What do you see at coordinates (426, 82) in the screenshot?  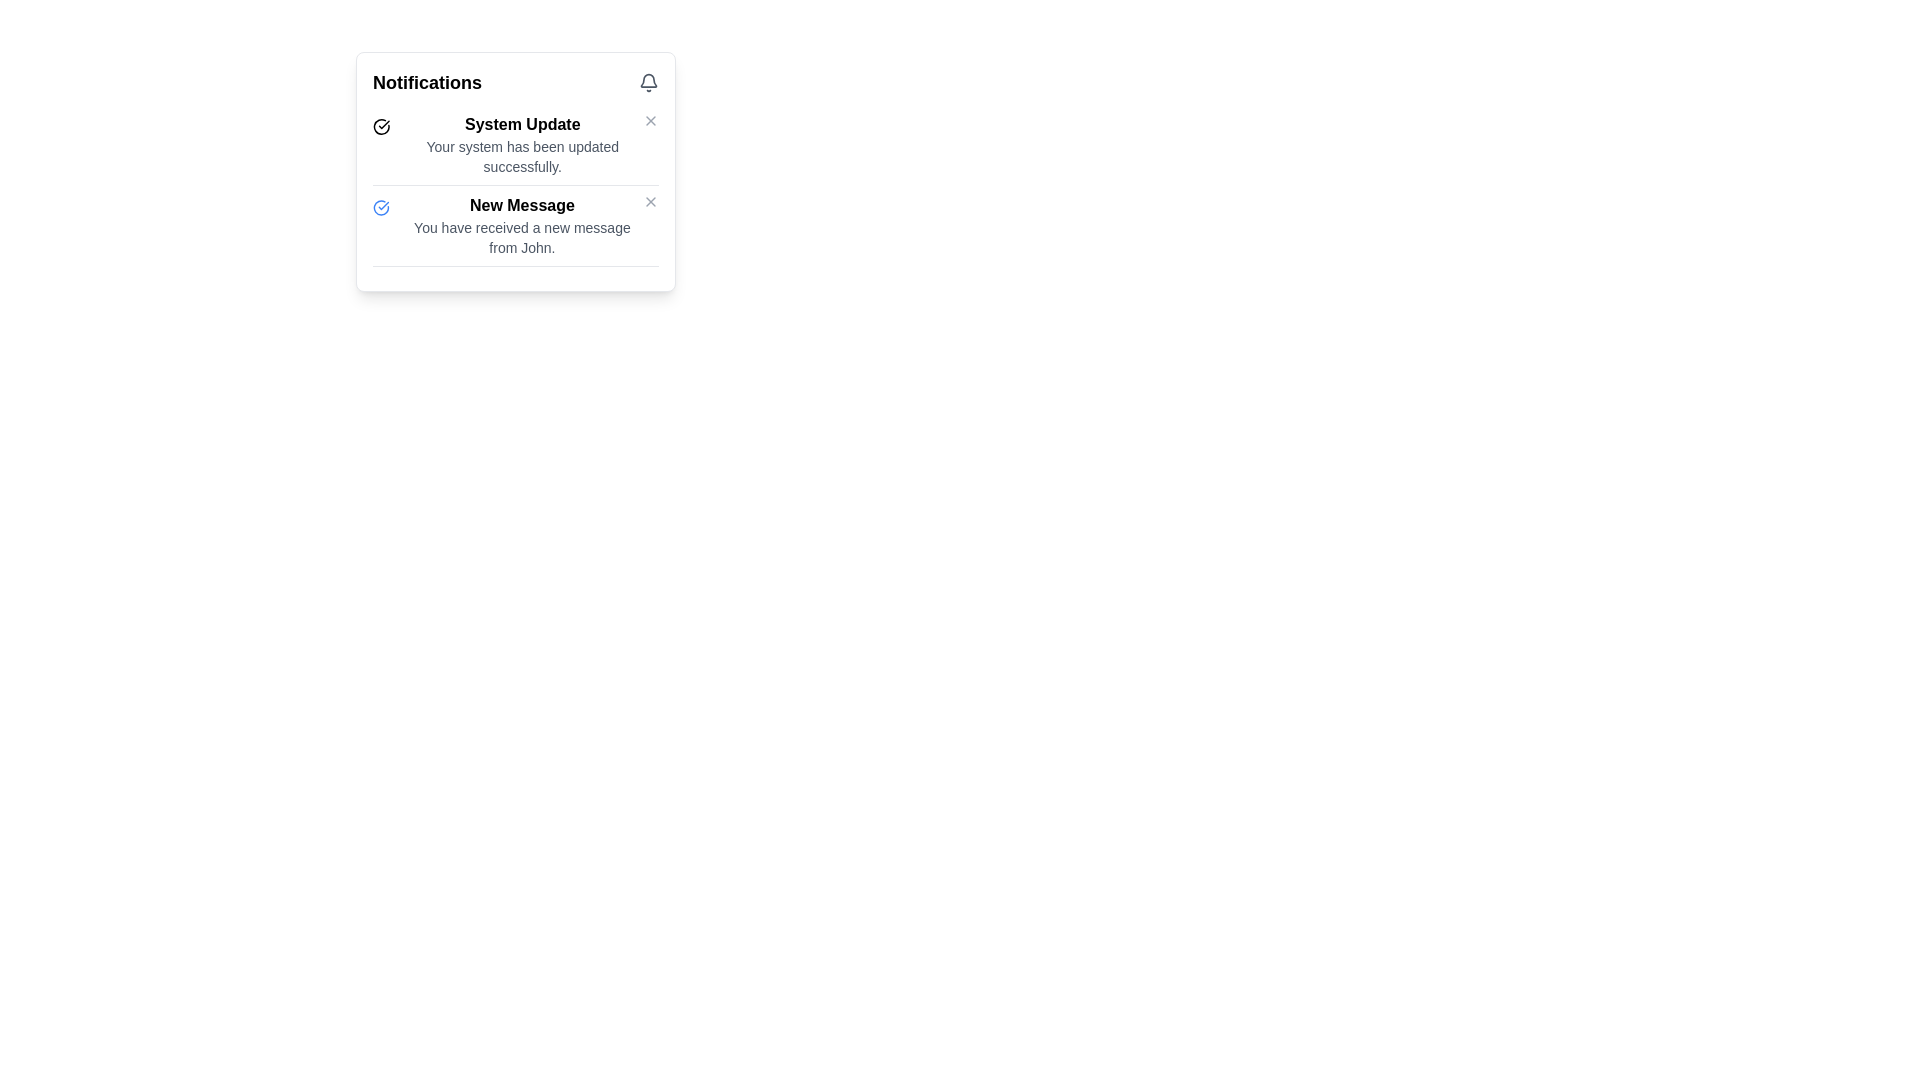 I see `the 'Notifications' text label, which is displayed in bold and large font at the upper-left corner of the notification panel` at bounding box center [426, 82].